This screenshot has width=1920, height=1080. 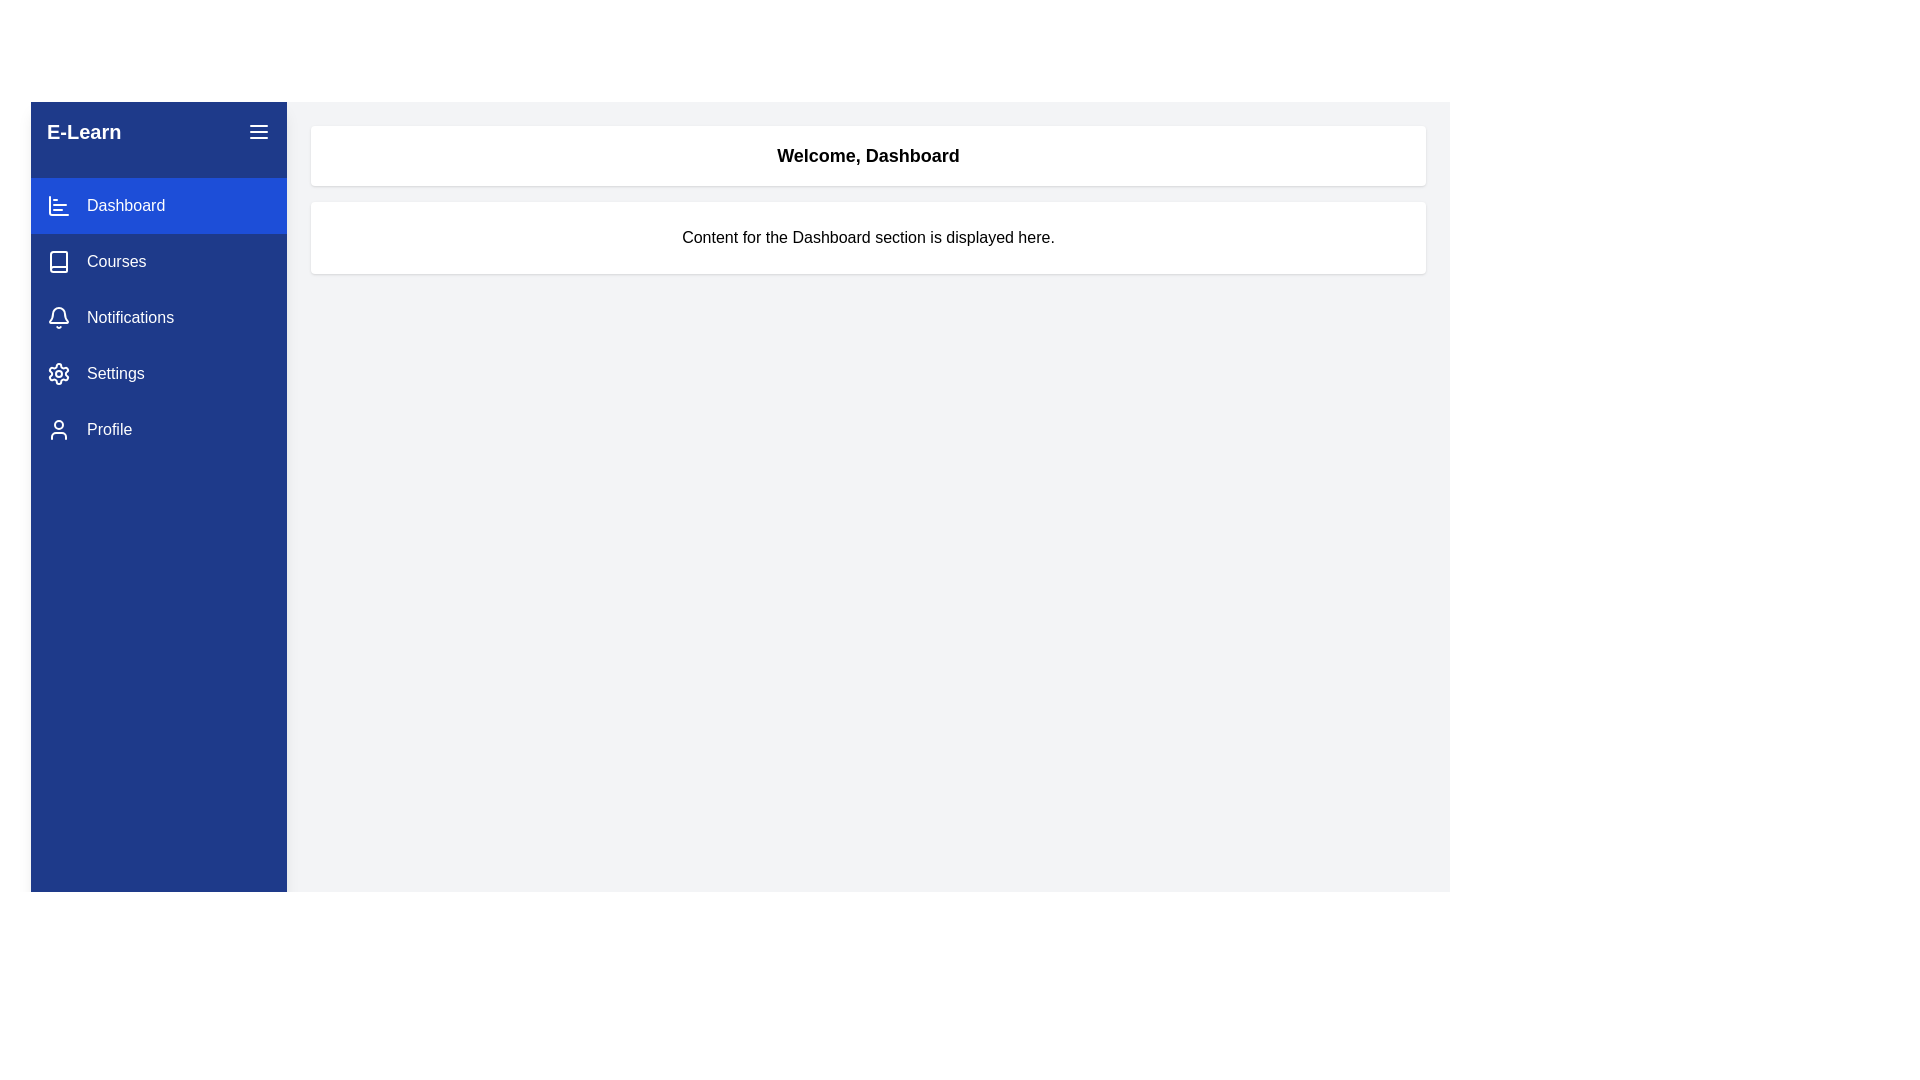 I want to click on the 'Courses' icon in the left-hand navigation menu, which is located below the 'Dashboard' icon and adjacent to the 'Courses' label, so click(x=58, y=261).